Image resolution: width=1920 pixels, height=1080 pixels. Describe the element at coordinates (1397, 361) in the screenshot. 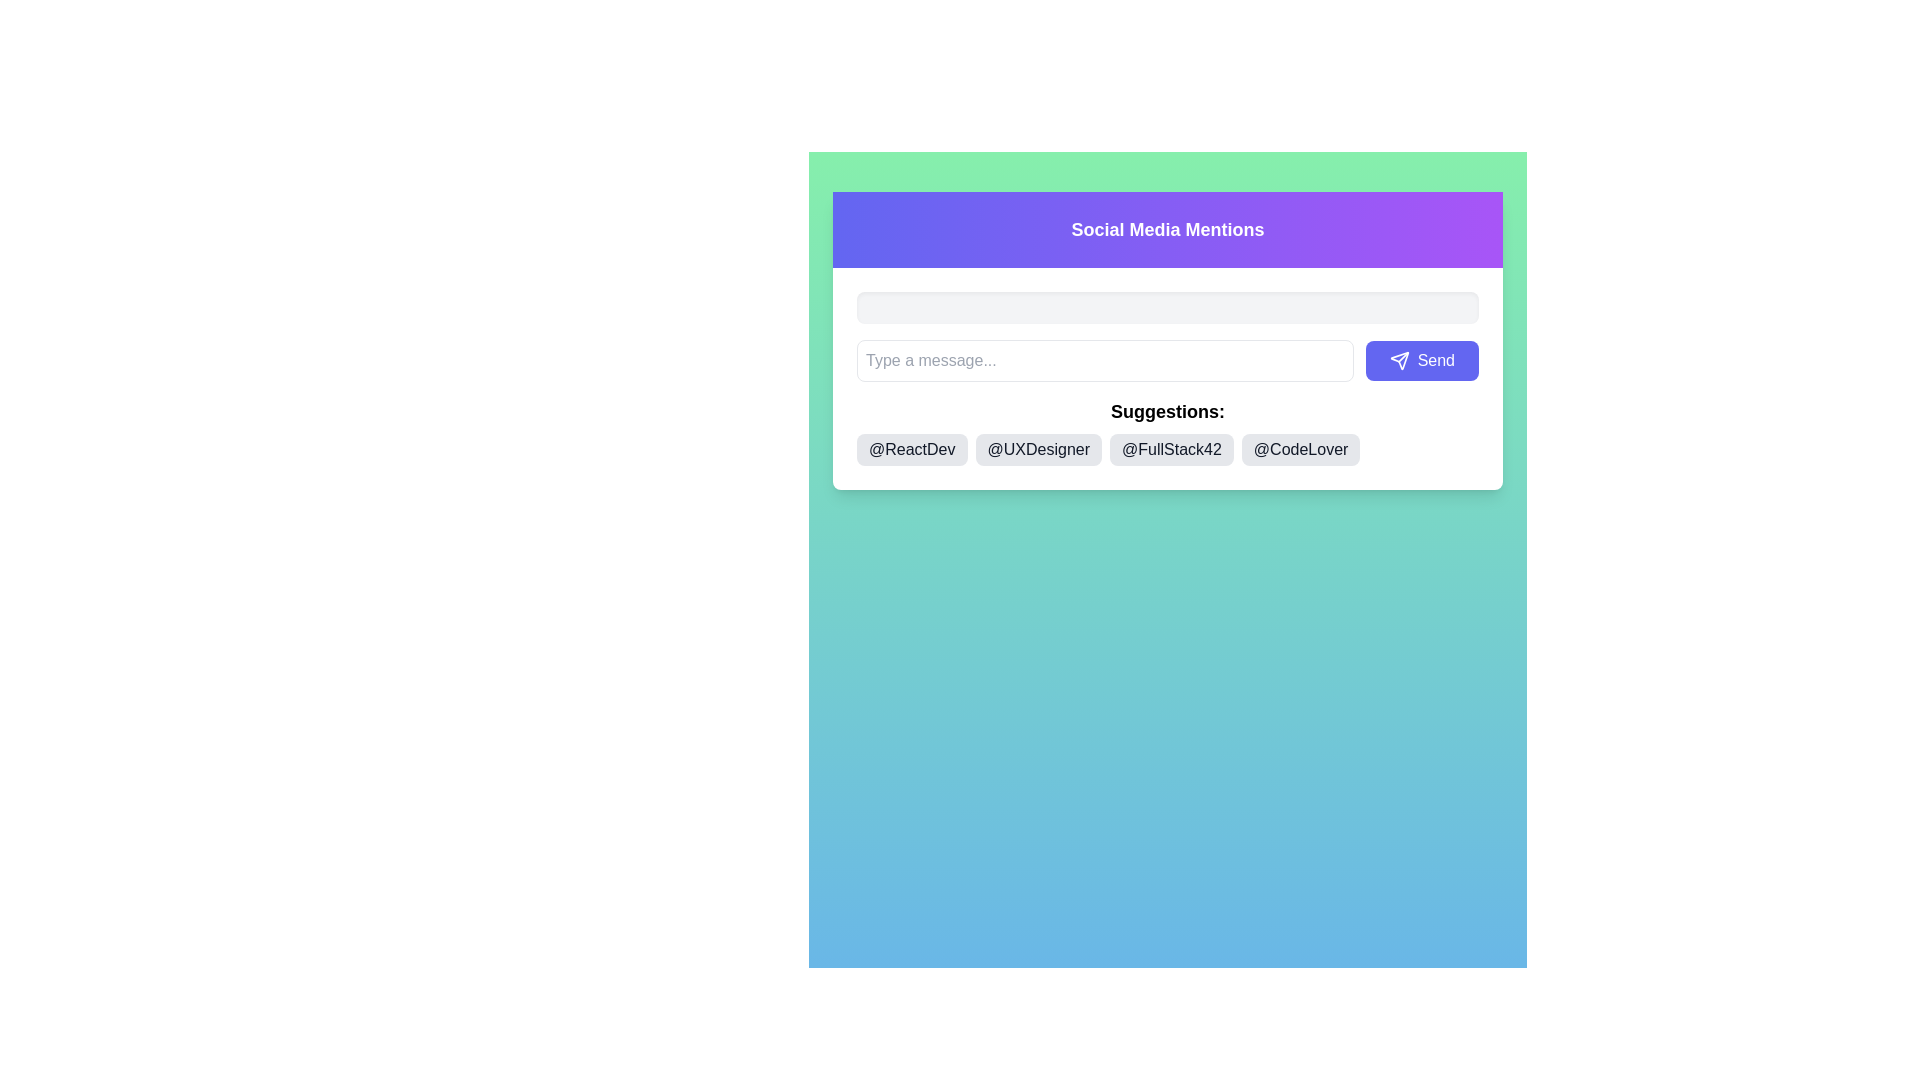

I see `the 'Send' icon located at the far-right side of the text input field` at that location.